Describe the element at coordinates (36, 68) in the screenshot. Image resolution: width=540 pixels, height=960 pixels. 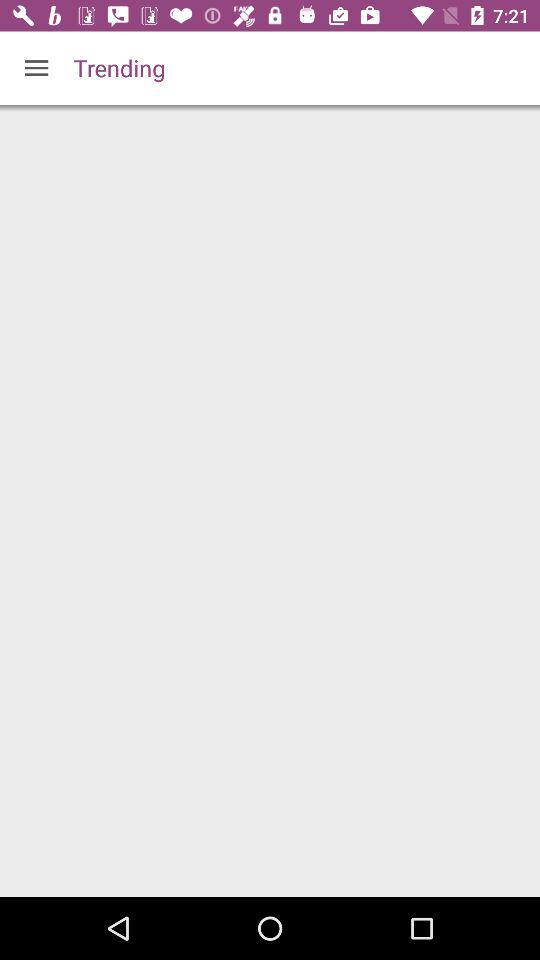
I see `the item to the left of the trending icon` at that location.